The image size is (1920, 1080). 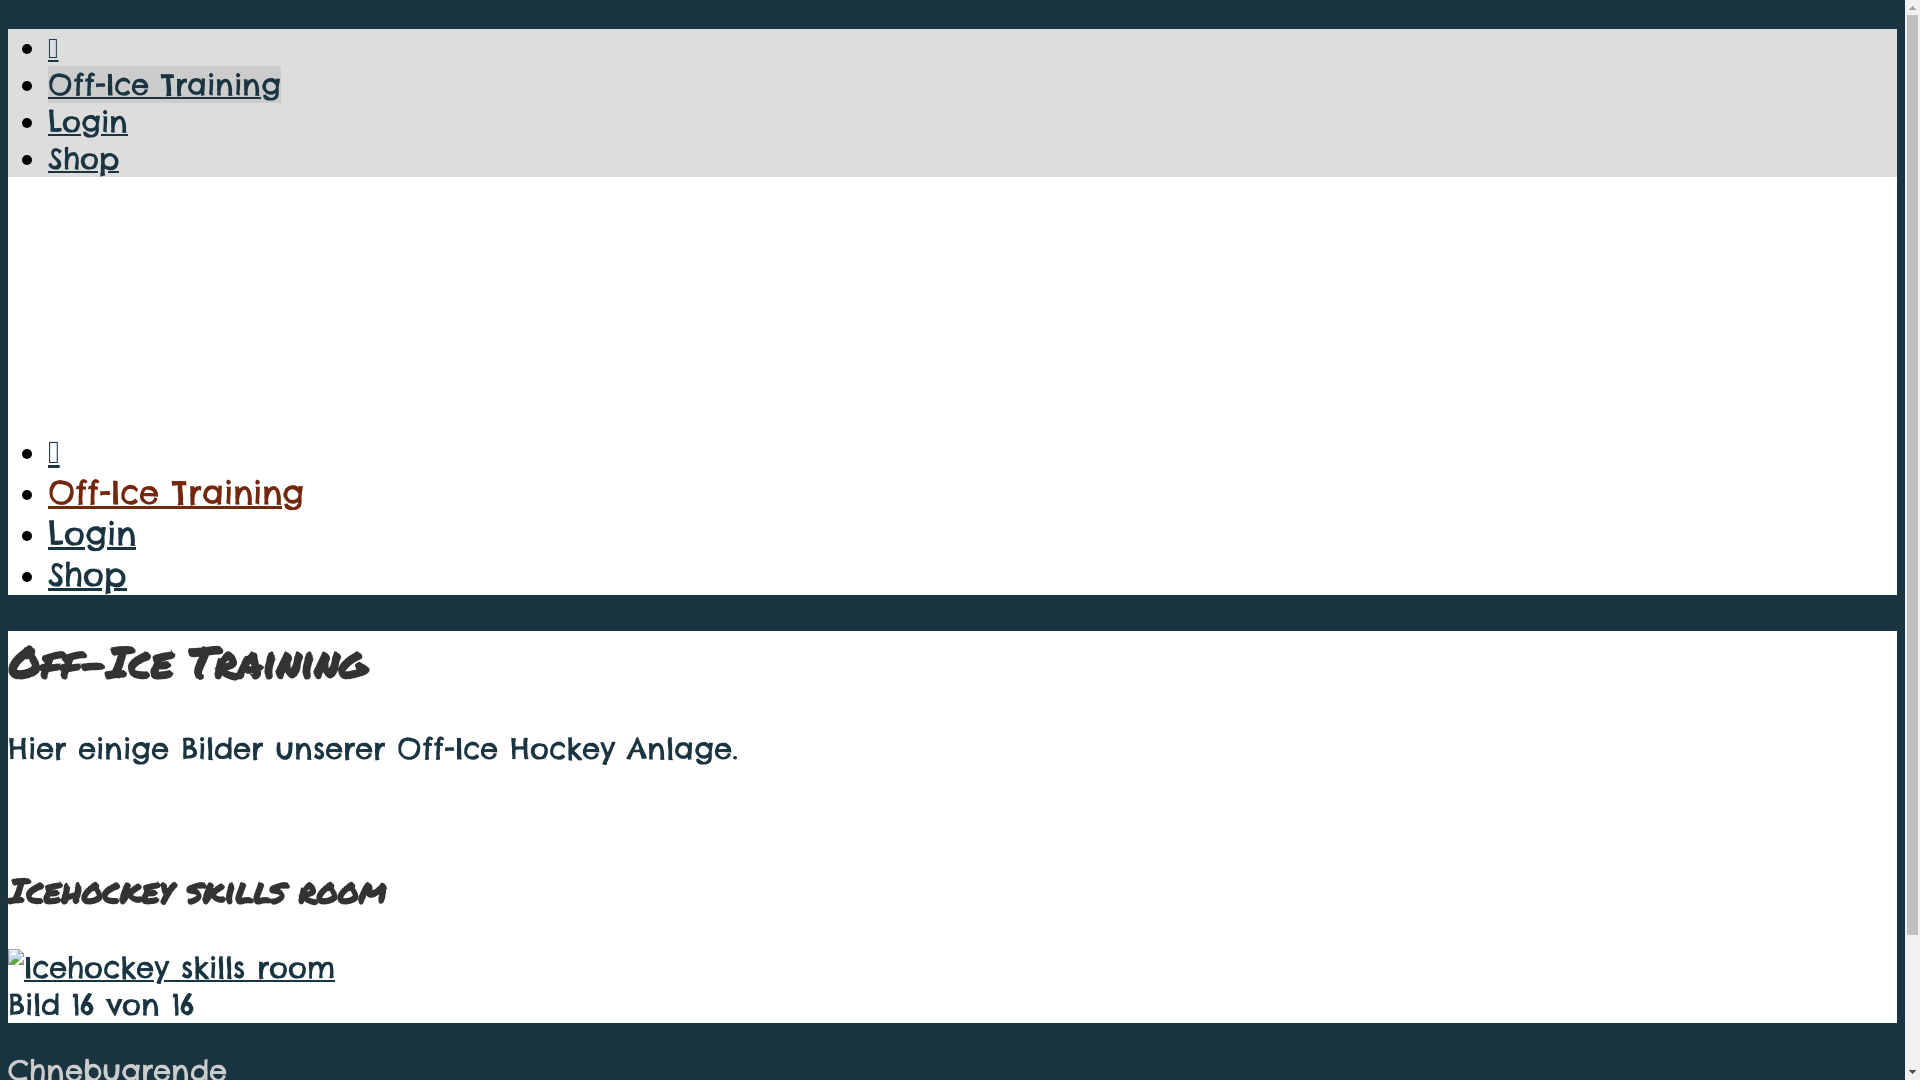 I want to click on 'Off-Ice Training', so click(x=176, y=492).